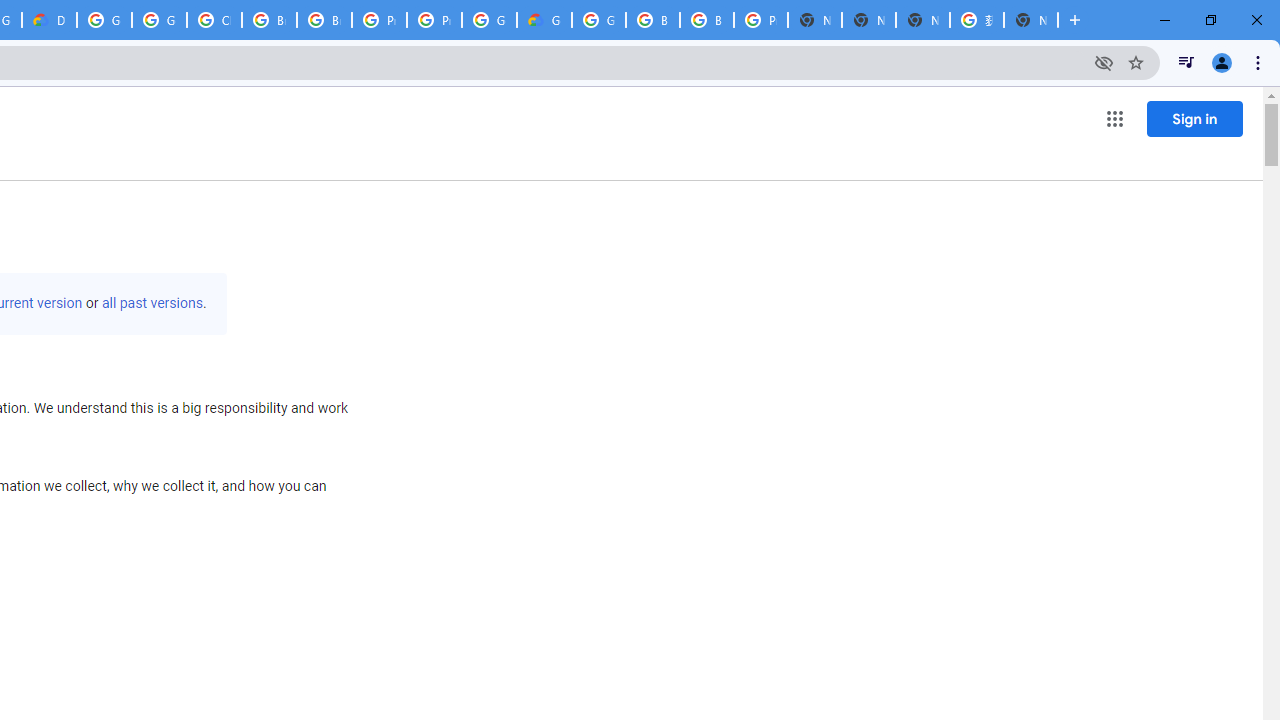 The width and height of the screenshot is (1280, 720). Describe the element at coordinates (598, 20) in the screenshot. I see `'Google Cloud Platform'` at that location.